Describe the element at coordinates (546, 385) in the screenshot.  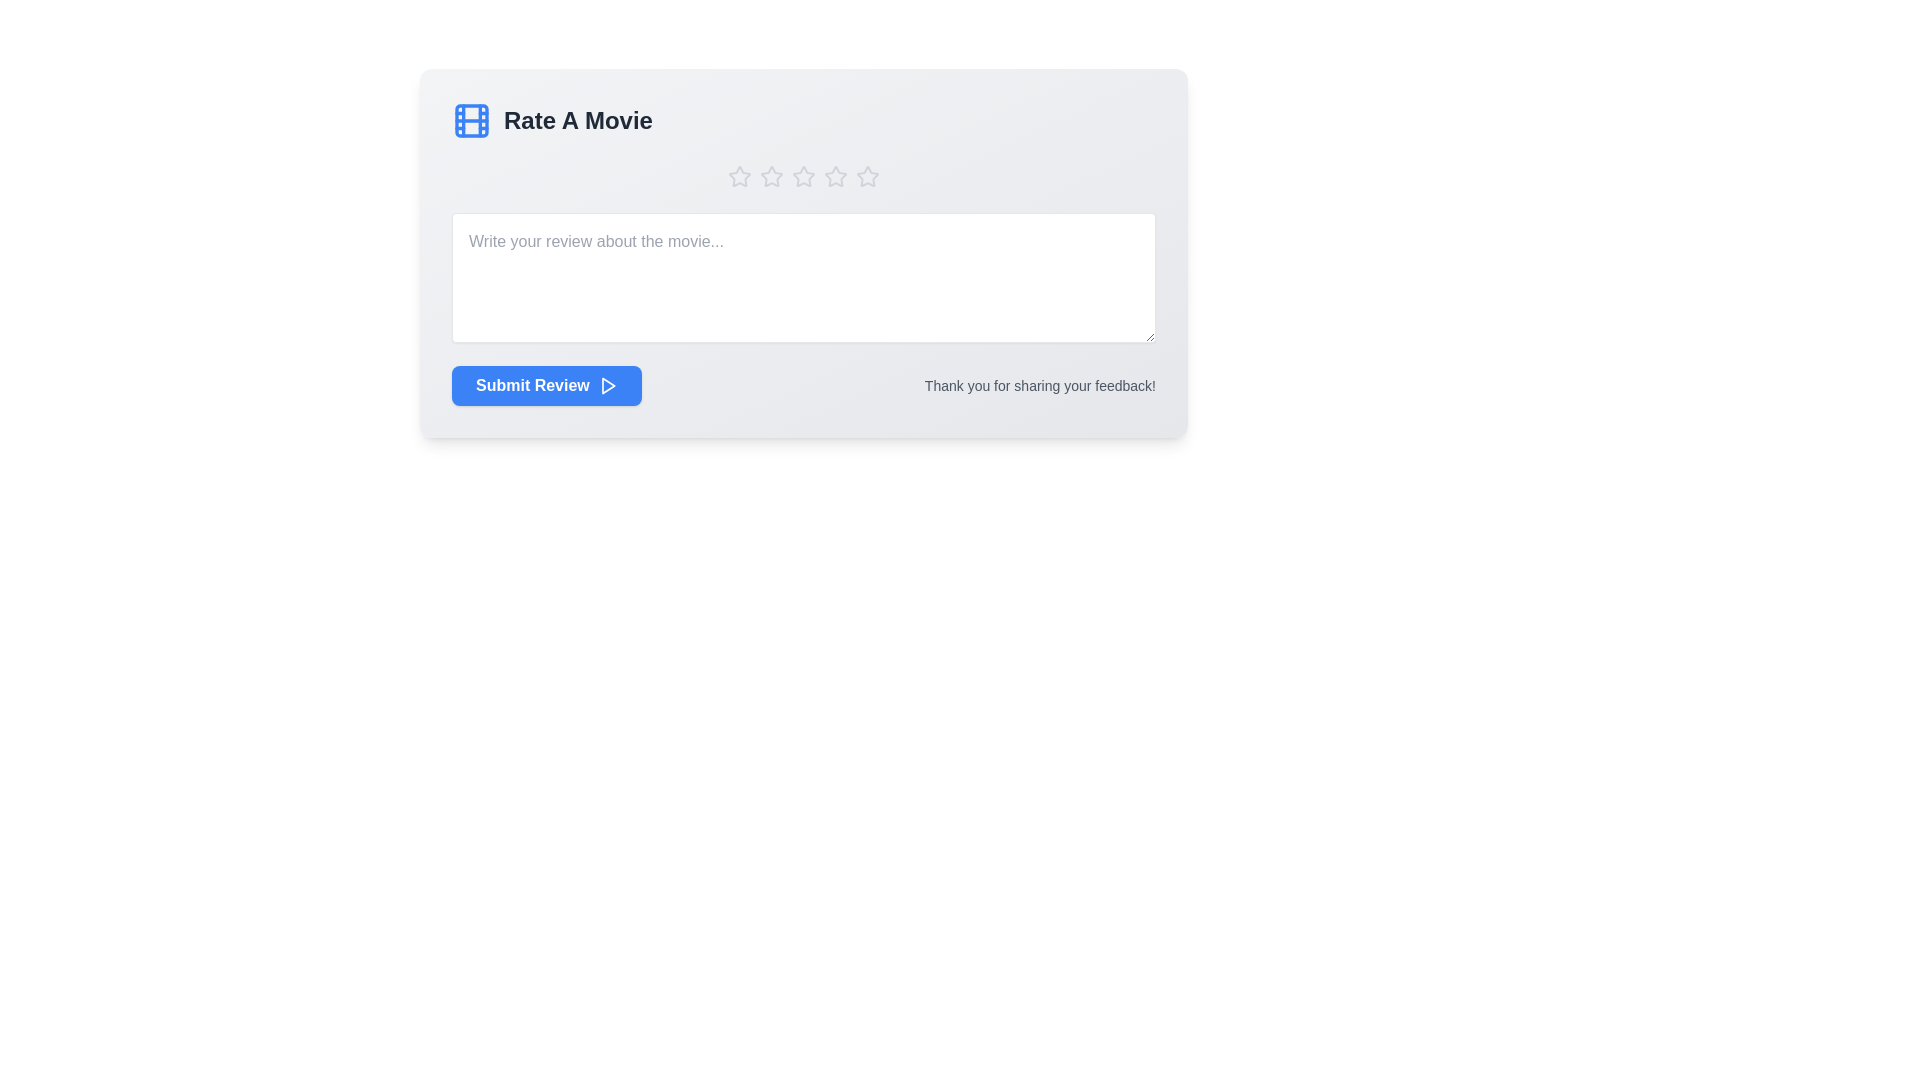
I see `the 'Submit Review' button to submit the review` at that location.